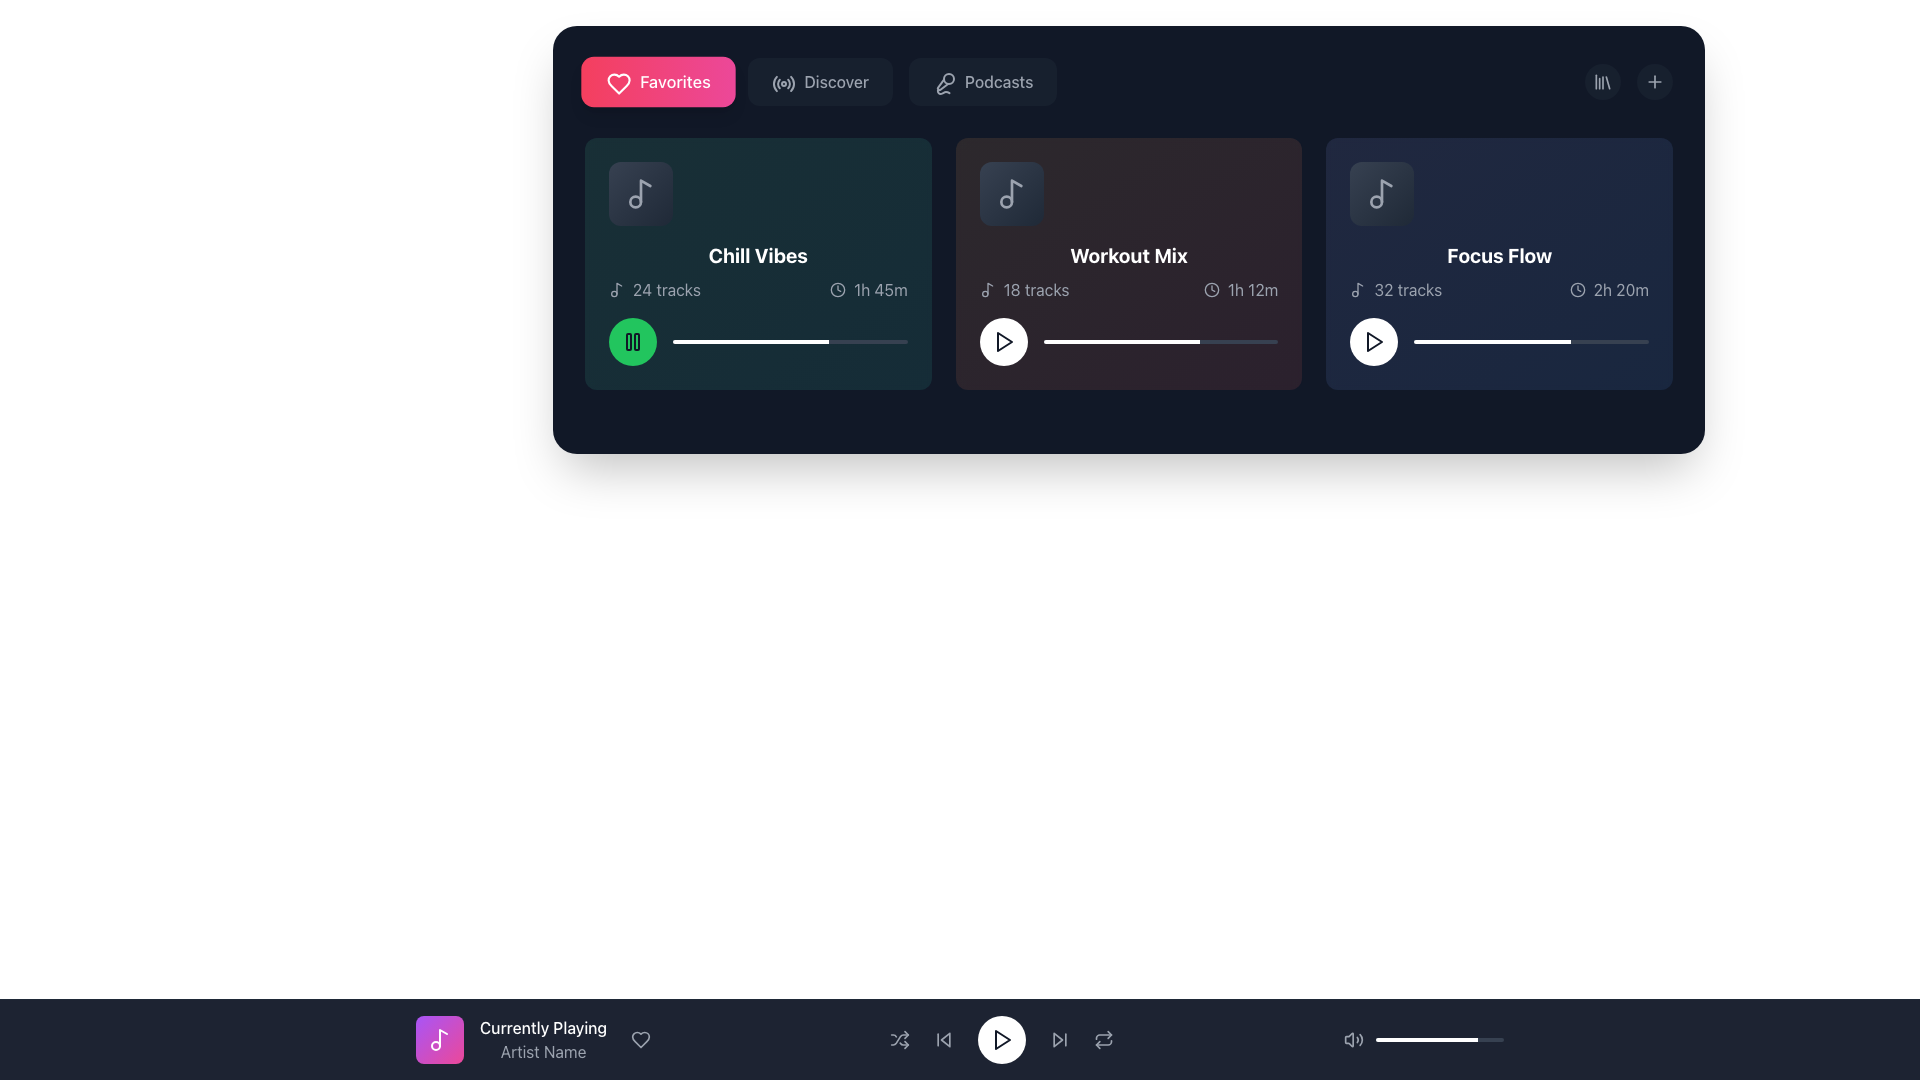  Describe the element at coordinates (1128, 262) in the screenshot. I see `the Playlist card located in the center of the primary playlist selection area` at that location.